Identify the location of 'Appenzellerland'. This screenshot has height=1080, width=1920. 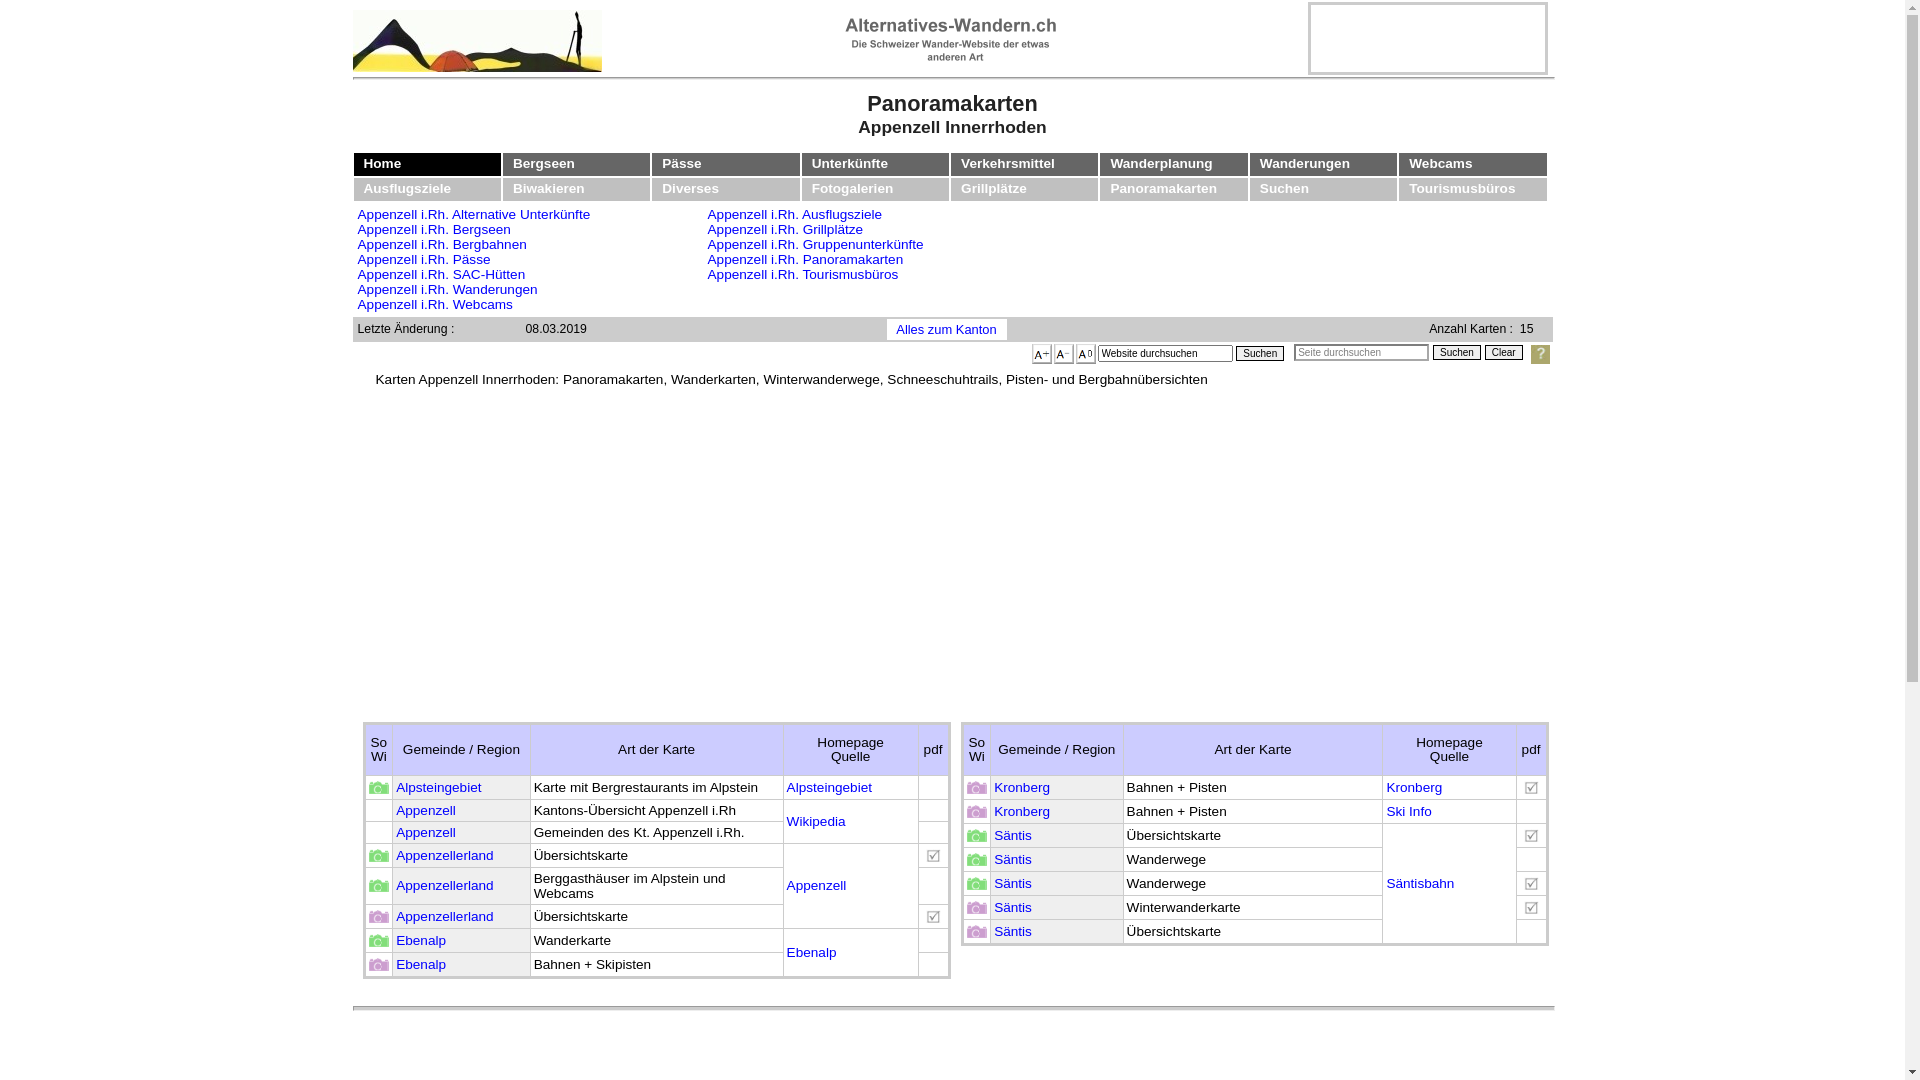
(395, 916).